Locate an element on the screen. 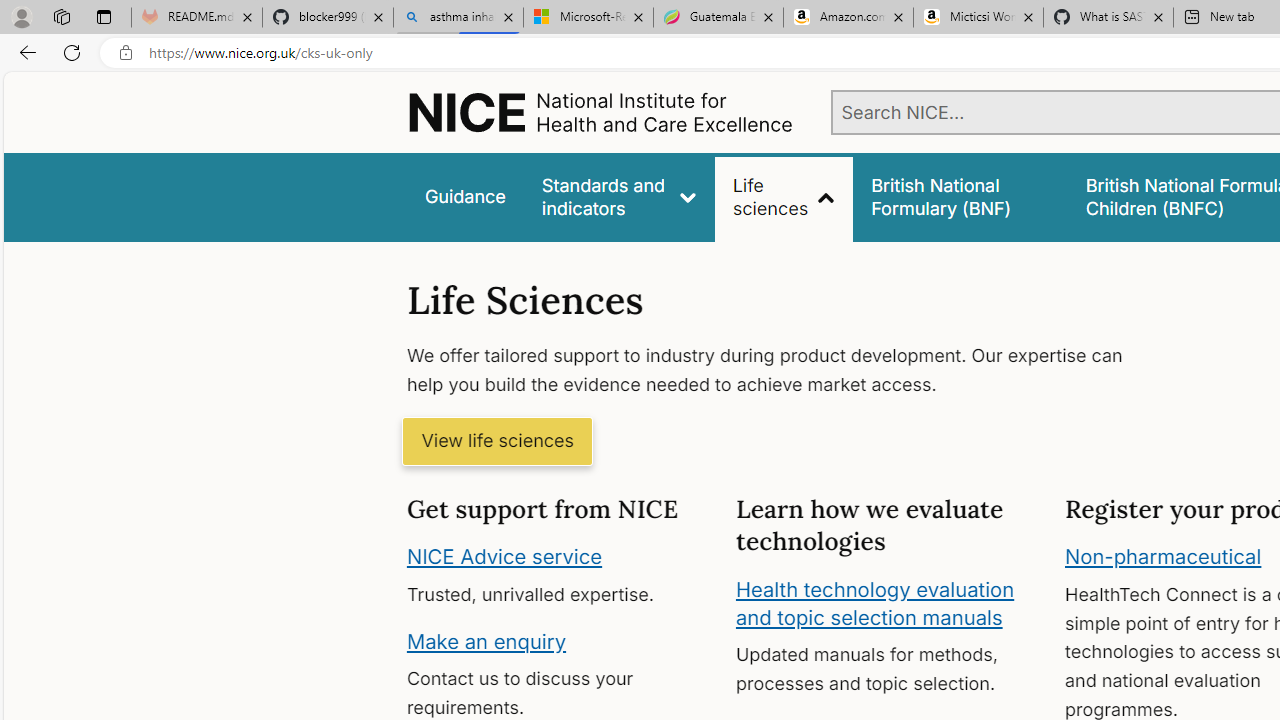  'Health technology evaluation and topic selection manuals' is located at coordinates (874, 602).